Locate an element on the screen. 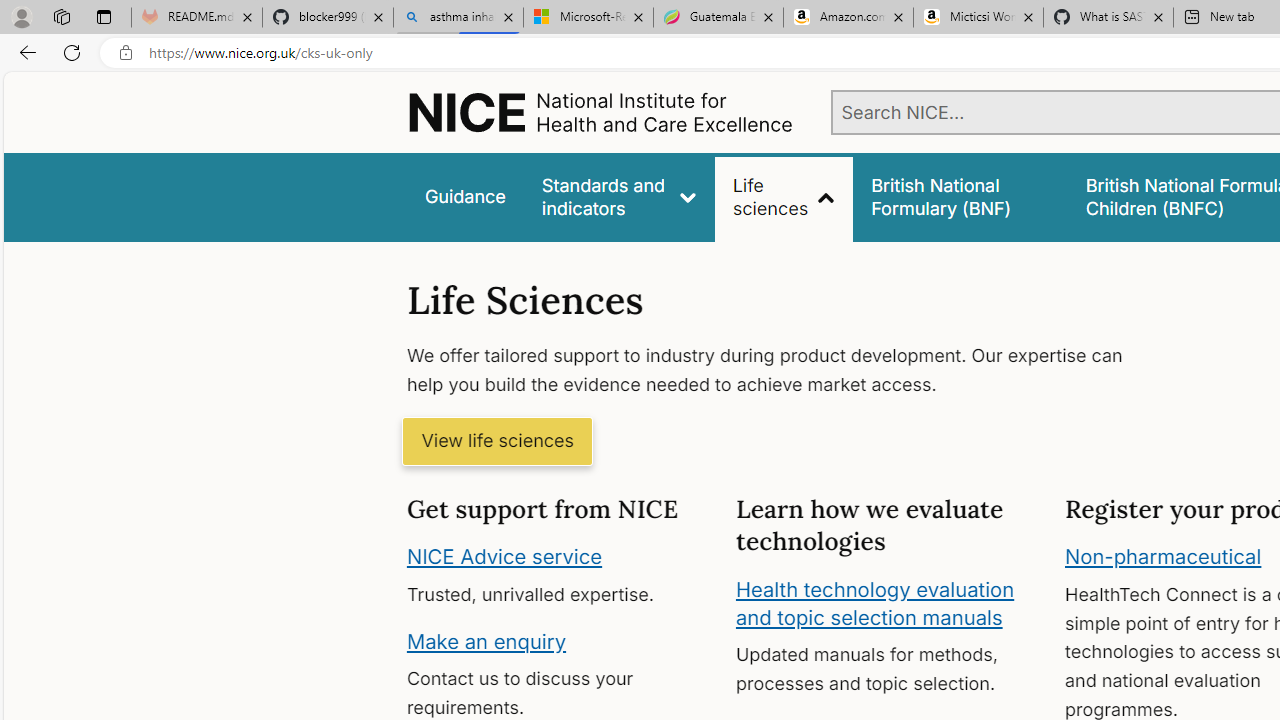  'Health technology evaluation and topic selection manuals' is located at coordinates (874, 602).